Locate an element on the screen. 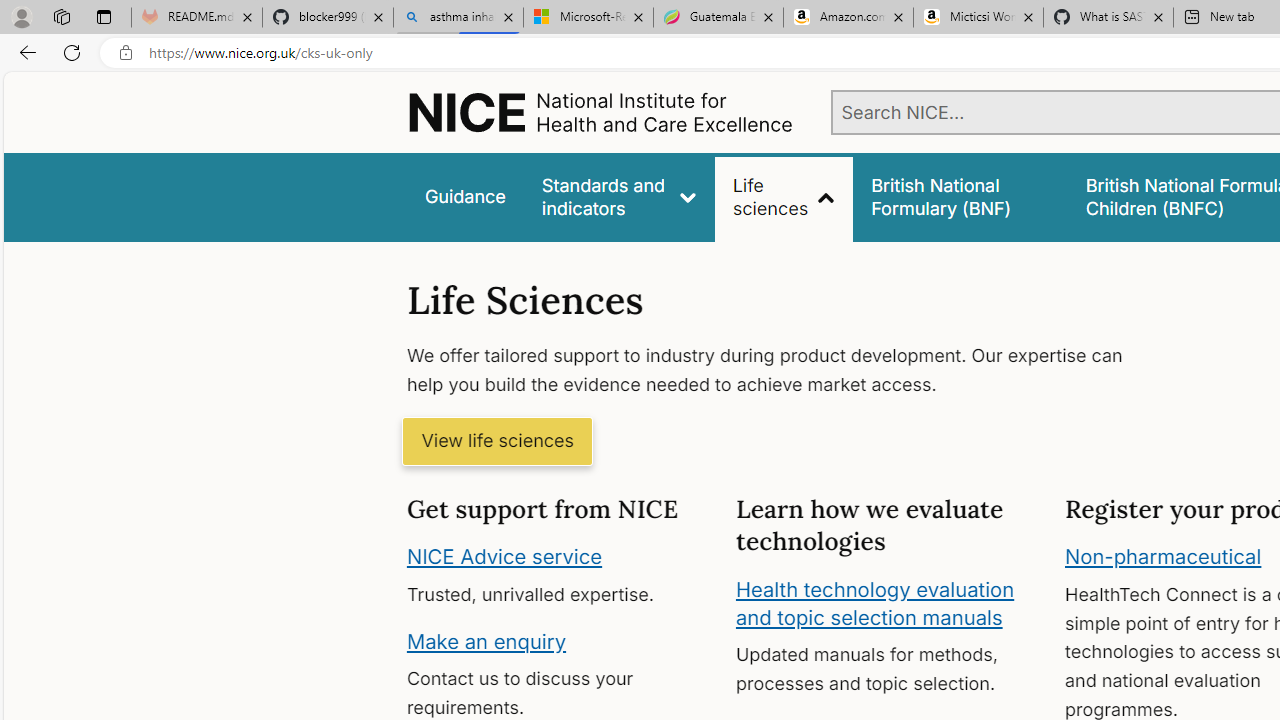  'Health technology evaluation and topic selection manuals' is located at coordinates (874, 602).